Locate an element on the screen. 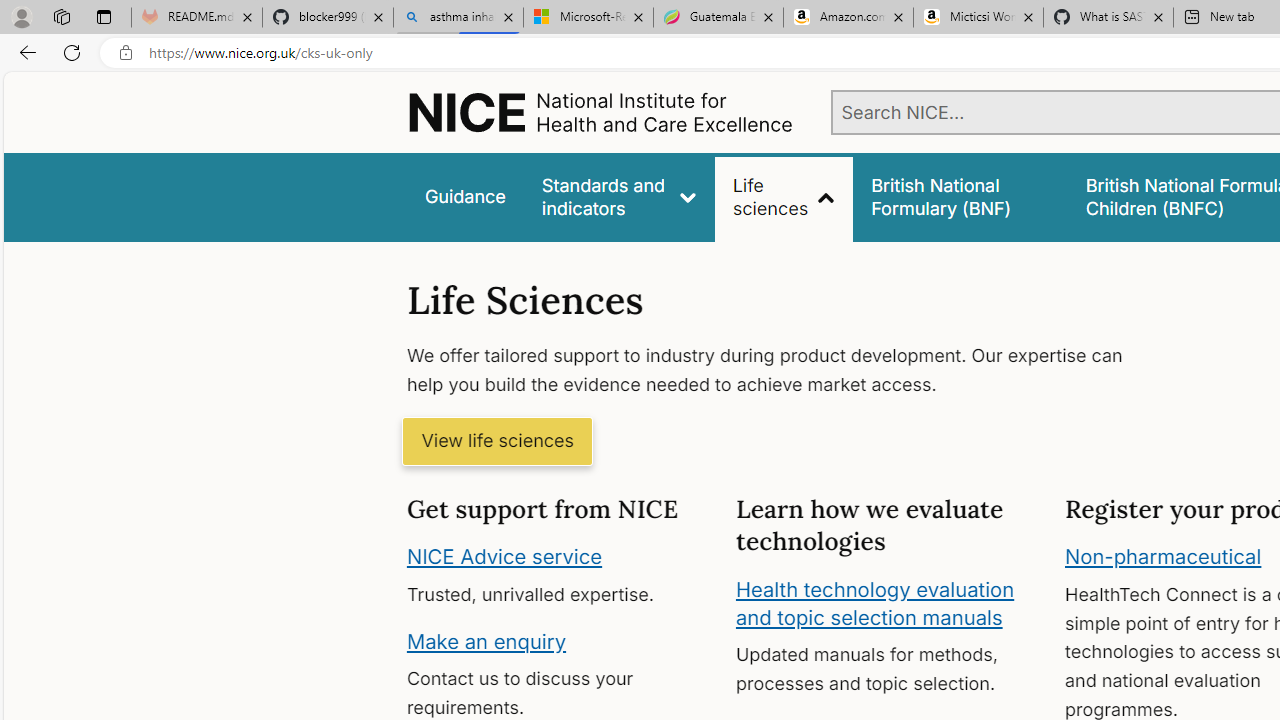  'Health technology evaluation and topic selection manuals' is located at coordinates (874, 602).